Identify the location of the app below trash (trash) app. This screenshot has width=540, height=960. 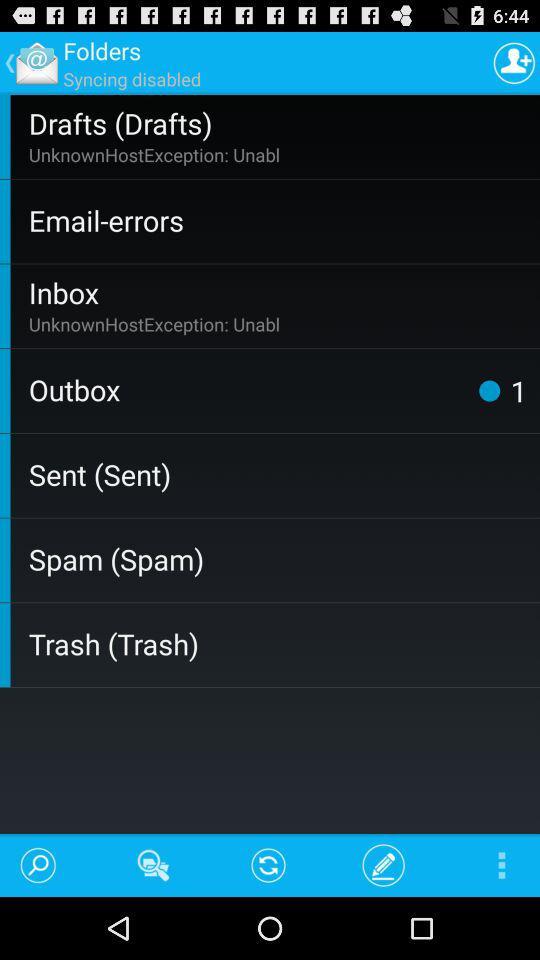
(490, 864).